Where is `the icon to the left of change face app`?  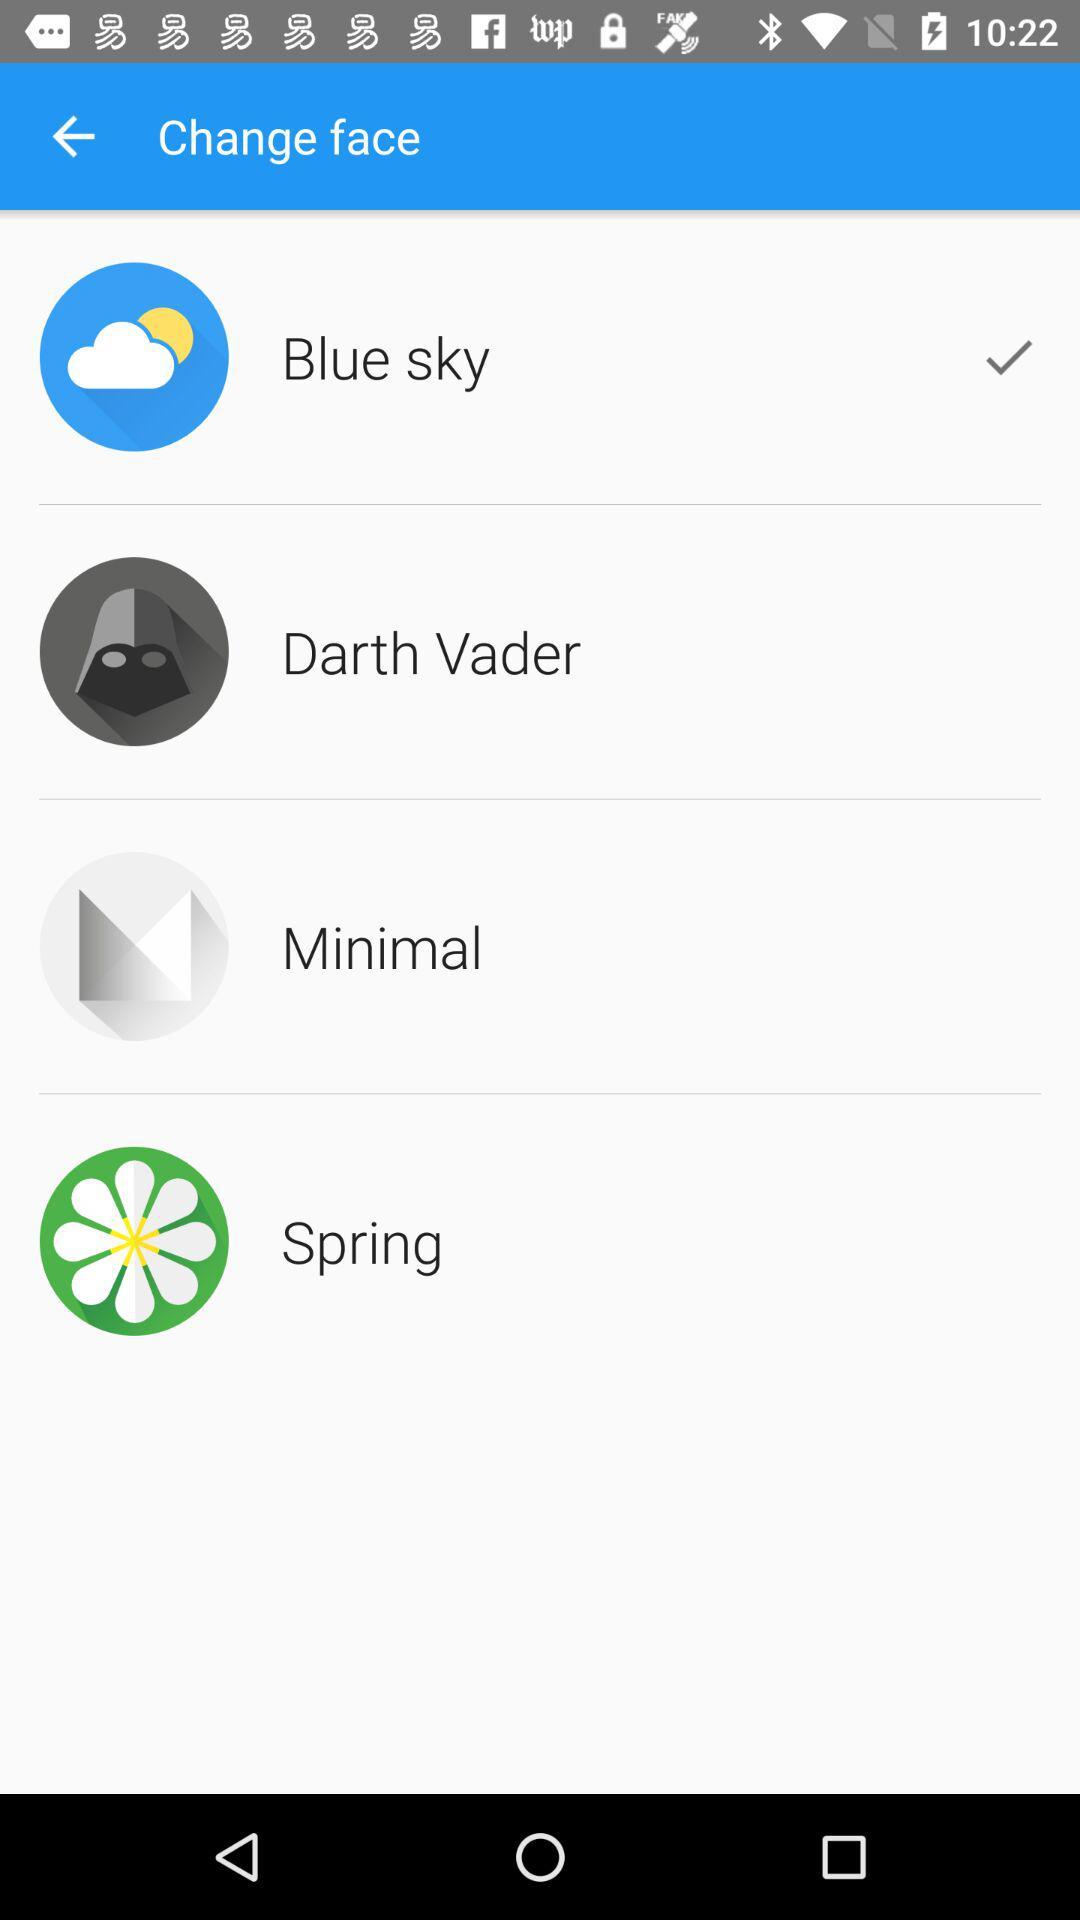 the icon to the left of change face app is located at coordinates (72, 135).